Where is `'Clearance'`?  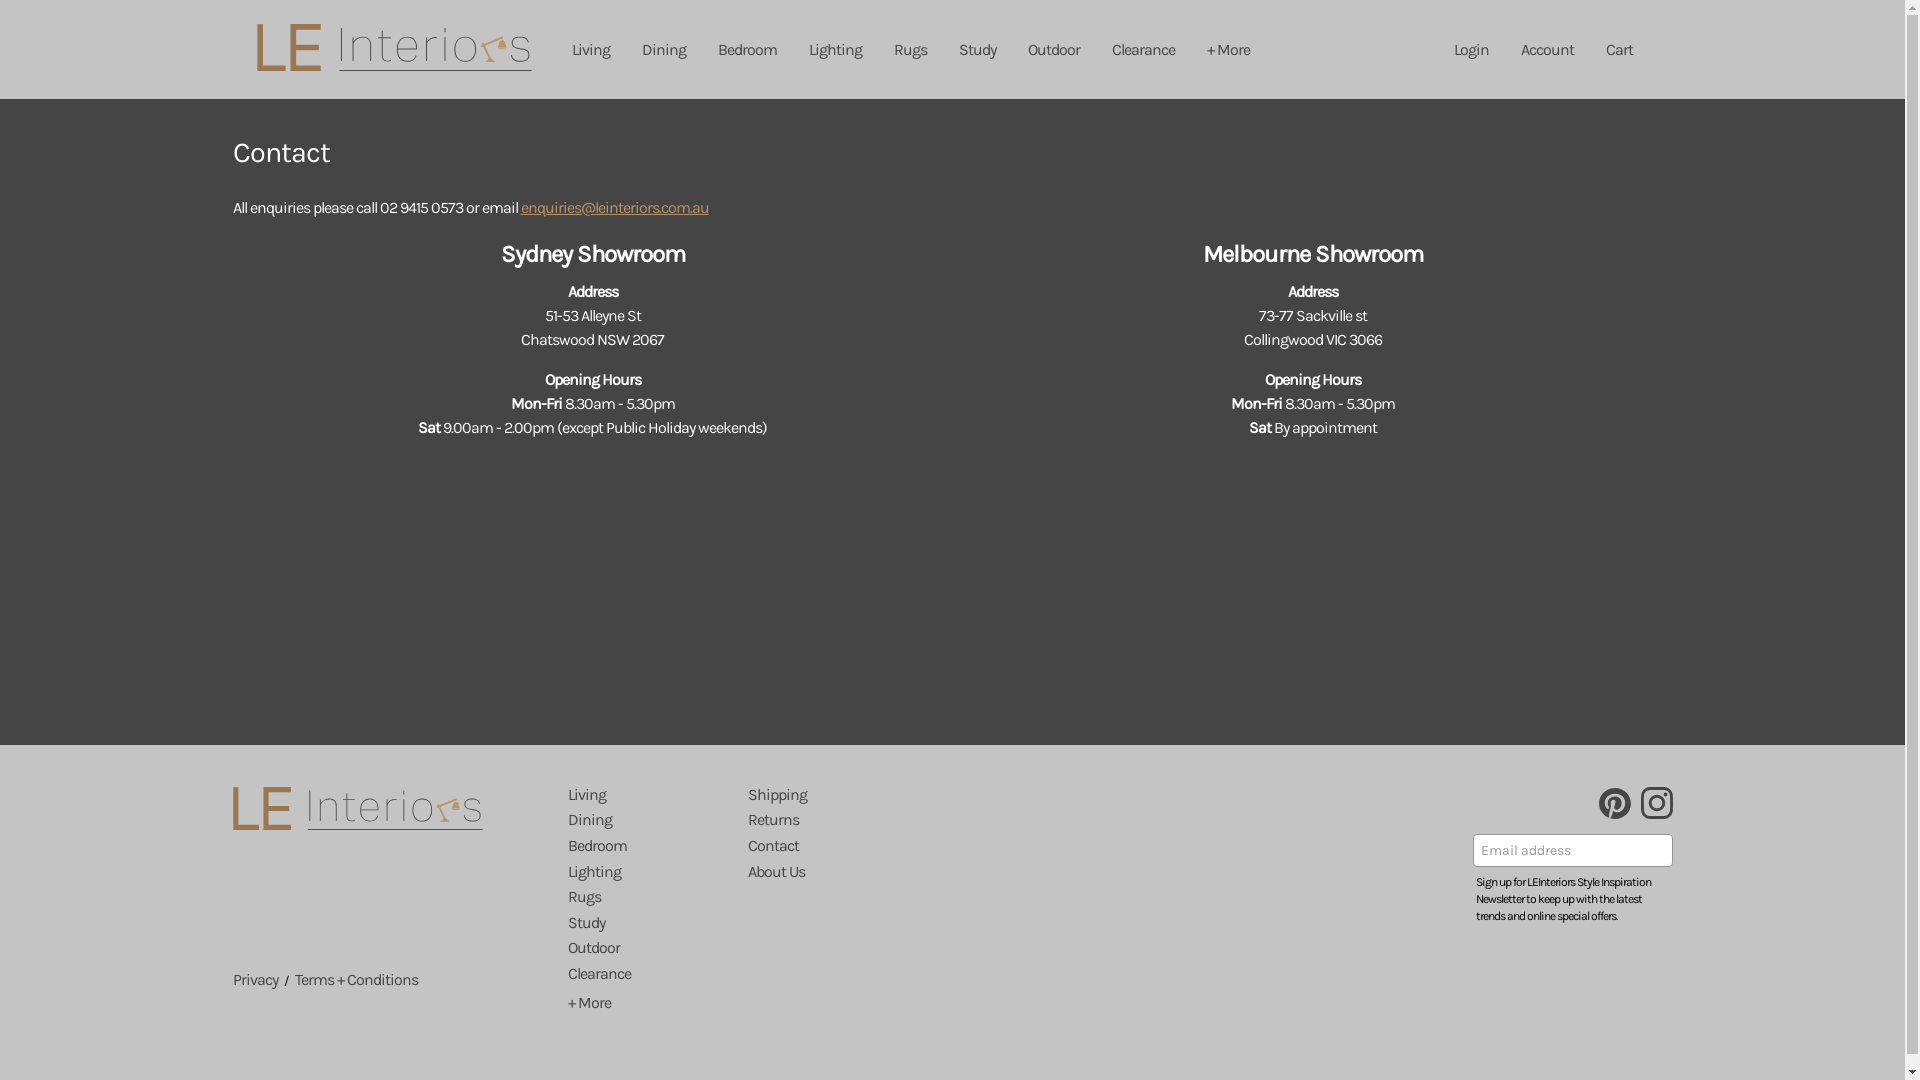
'Clearance' is located at coordinates (598, 972).